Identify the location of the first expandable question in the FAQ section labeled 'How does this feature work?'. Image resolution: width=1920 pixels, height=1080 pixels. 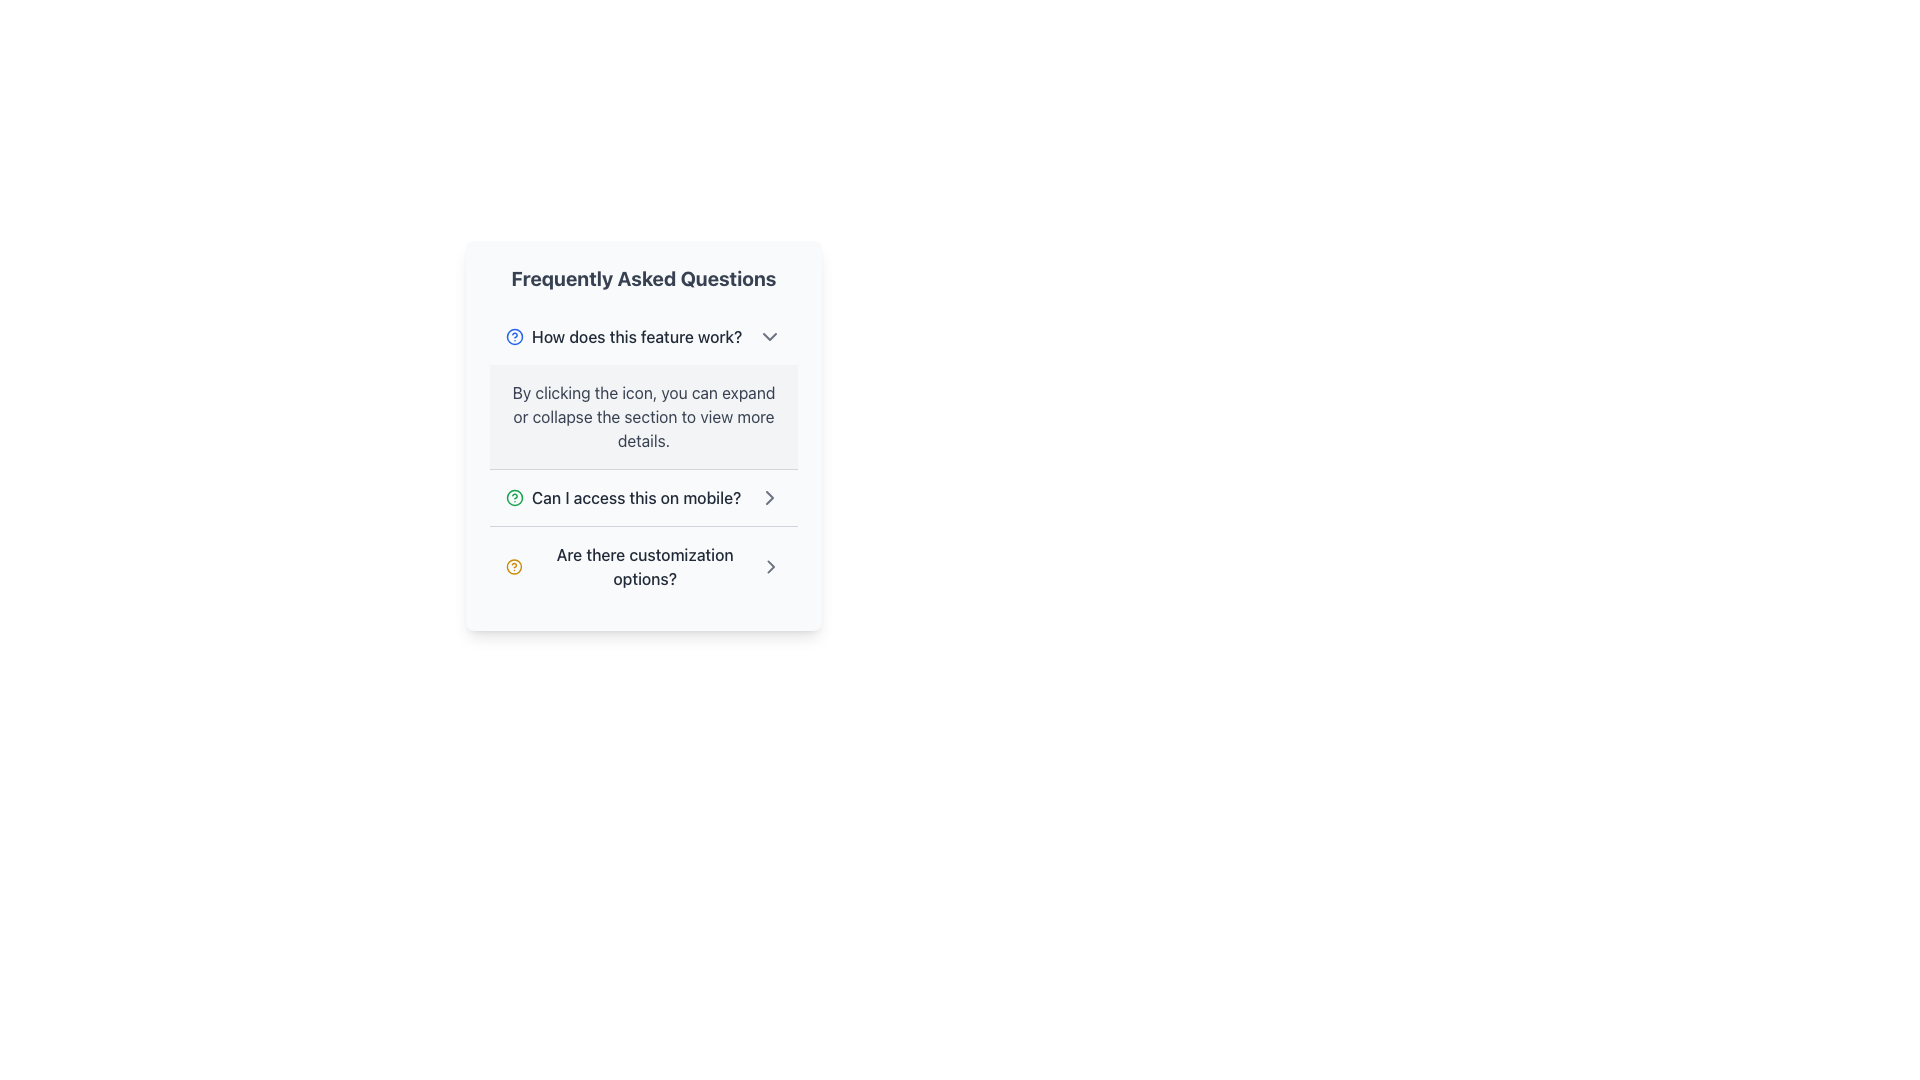
(643, 389).